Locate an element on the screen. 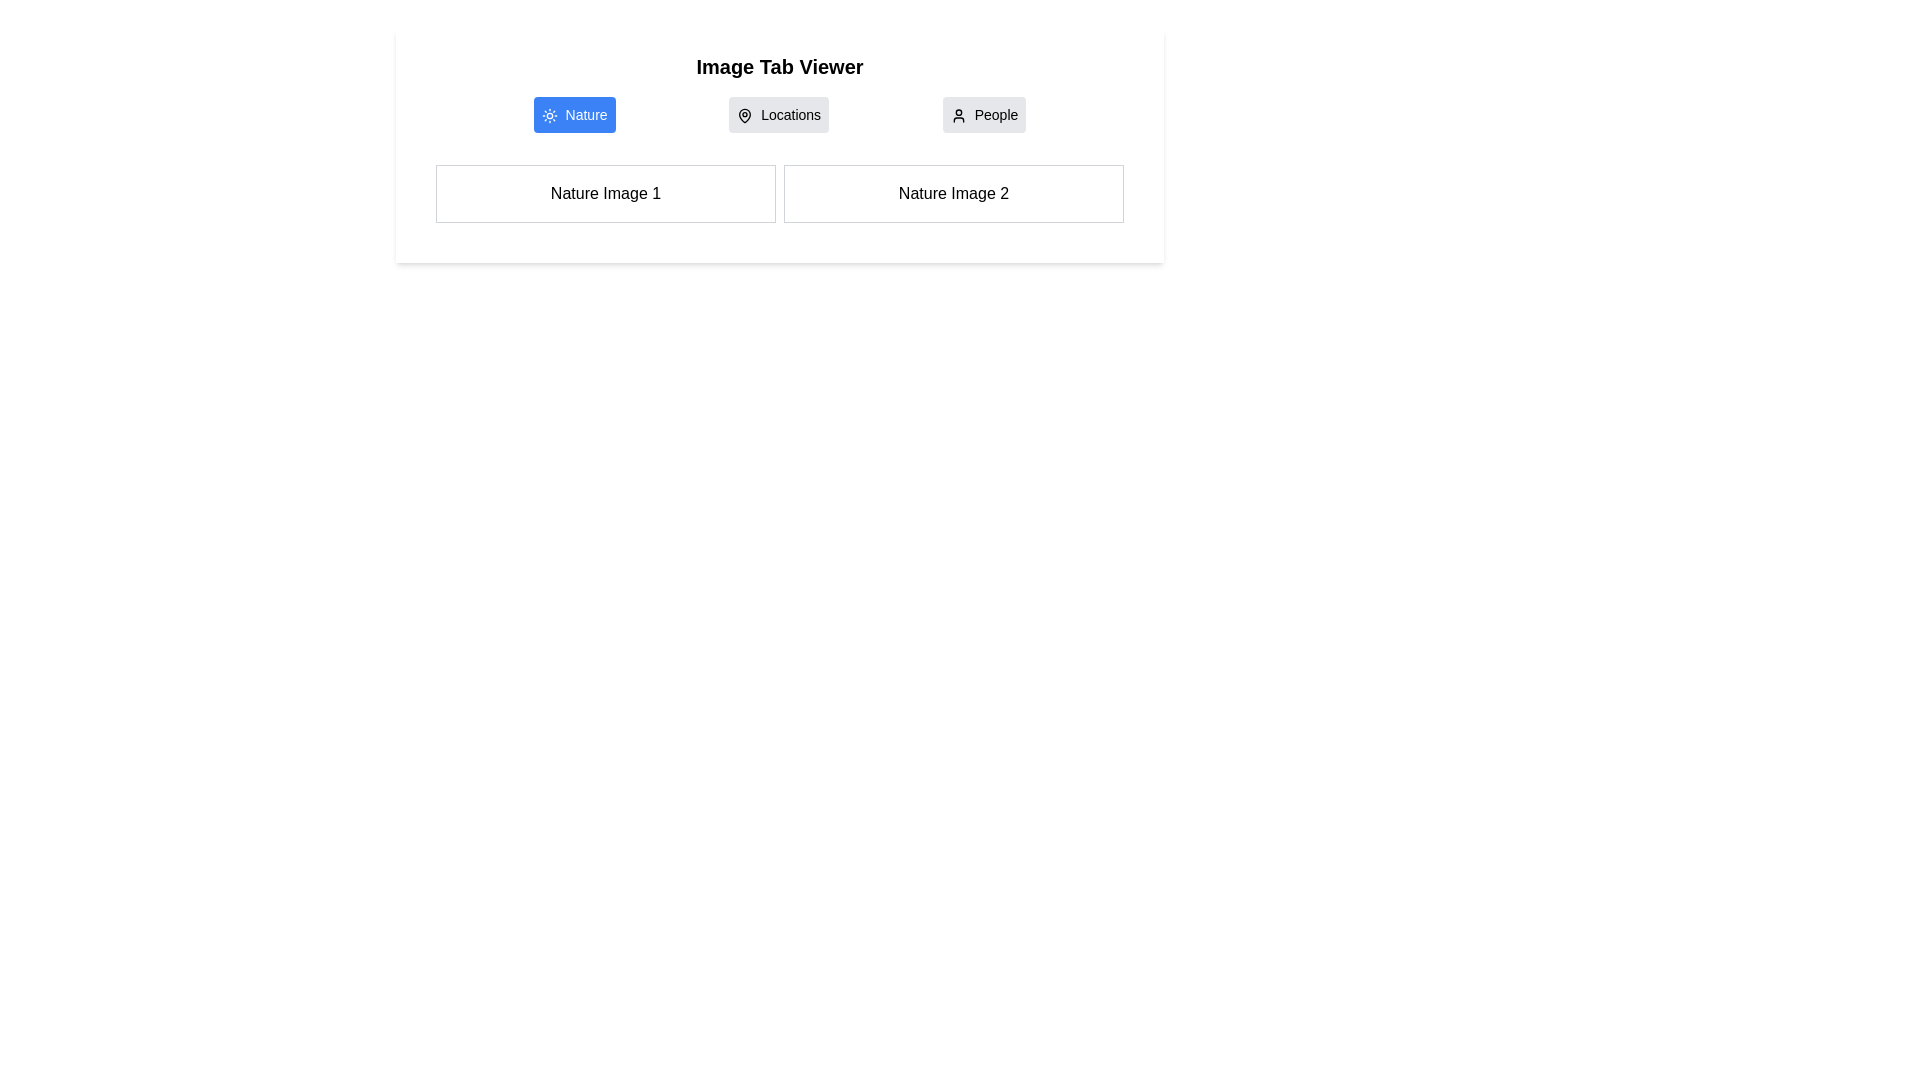 The image size is (1920, 1080). the 'Nature' button, which is a small rectangular button with rounded corners, styled in blue with white text and a sun icon on its left, located on the left side of the horizontal navigation bar is located at coordinates (573, 115).